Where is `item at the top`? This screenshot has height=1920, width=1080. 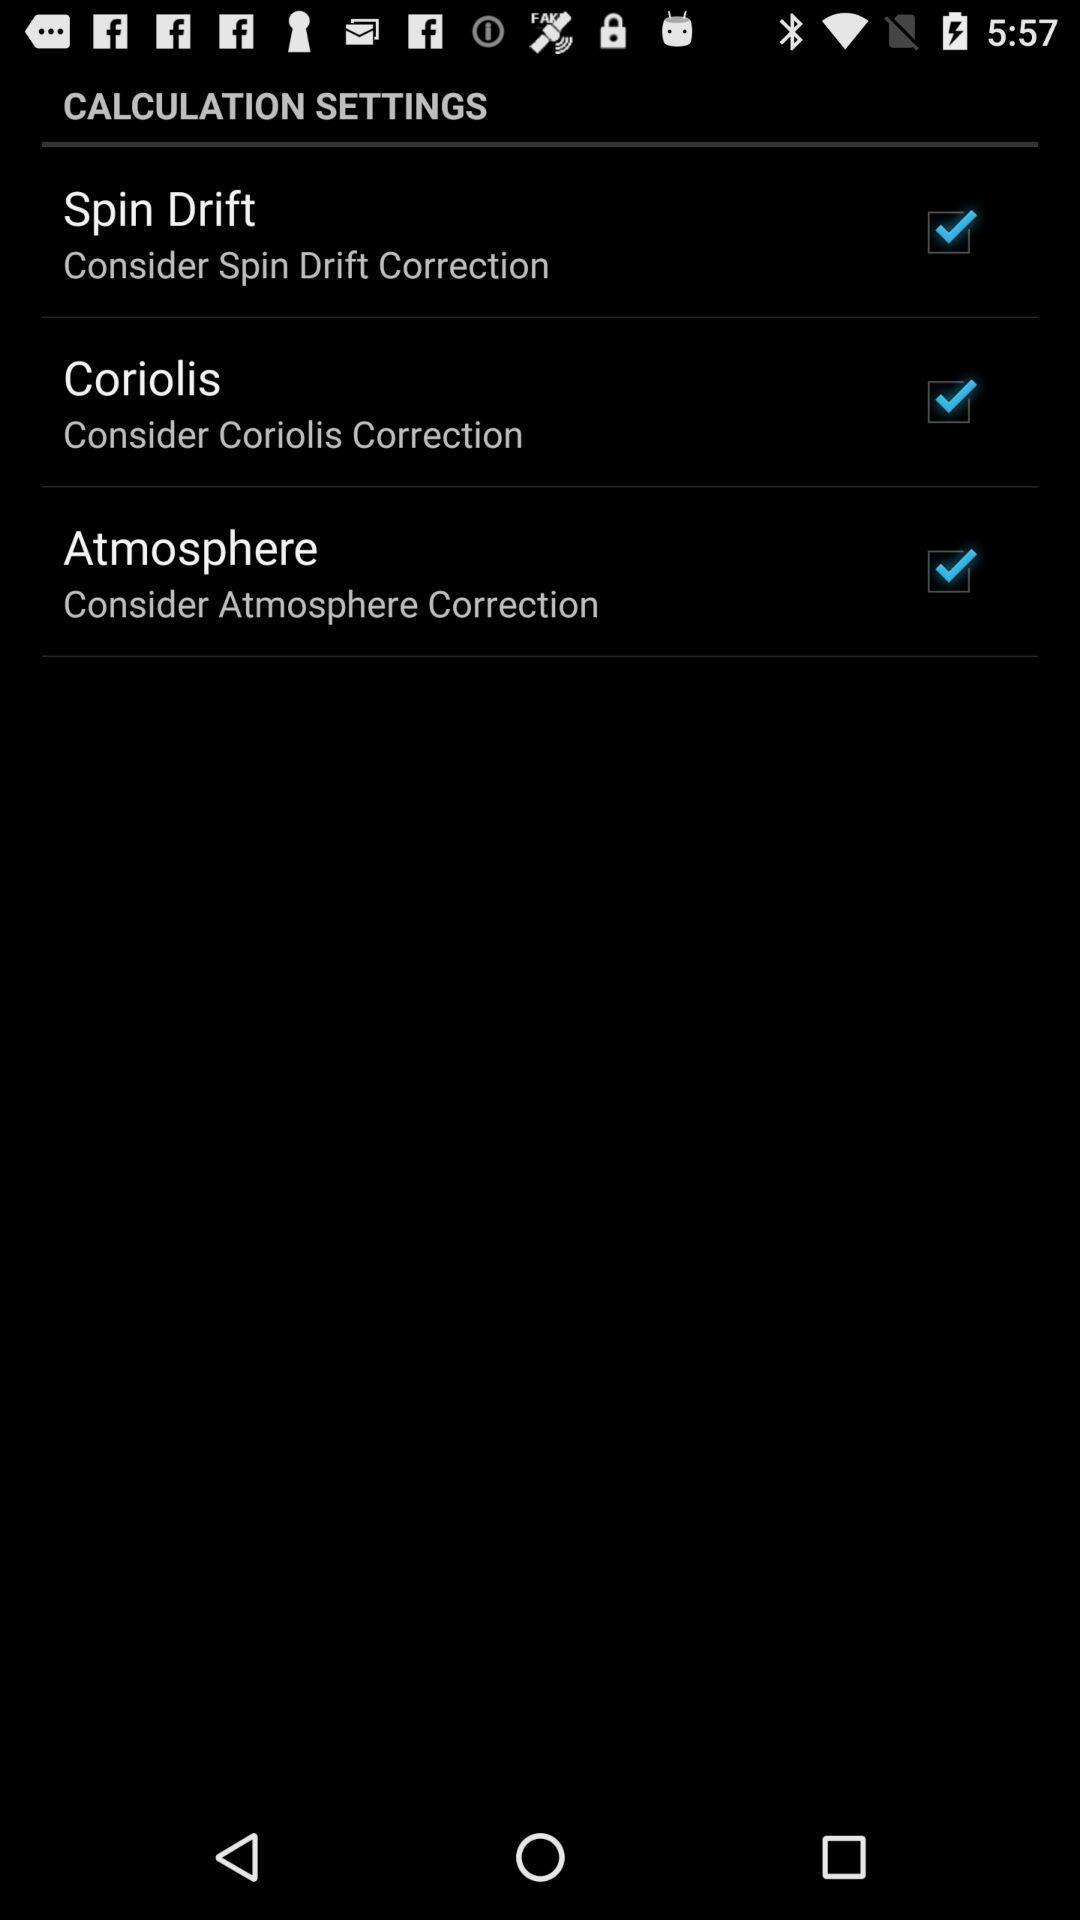
item at the top is located at coordinates (540, 104).